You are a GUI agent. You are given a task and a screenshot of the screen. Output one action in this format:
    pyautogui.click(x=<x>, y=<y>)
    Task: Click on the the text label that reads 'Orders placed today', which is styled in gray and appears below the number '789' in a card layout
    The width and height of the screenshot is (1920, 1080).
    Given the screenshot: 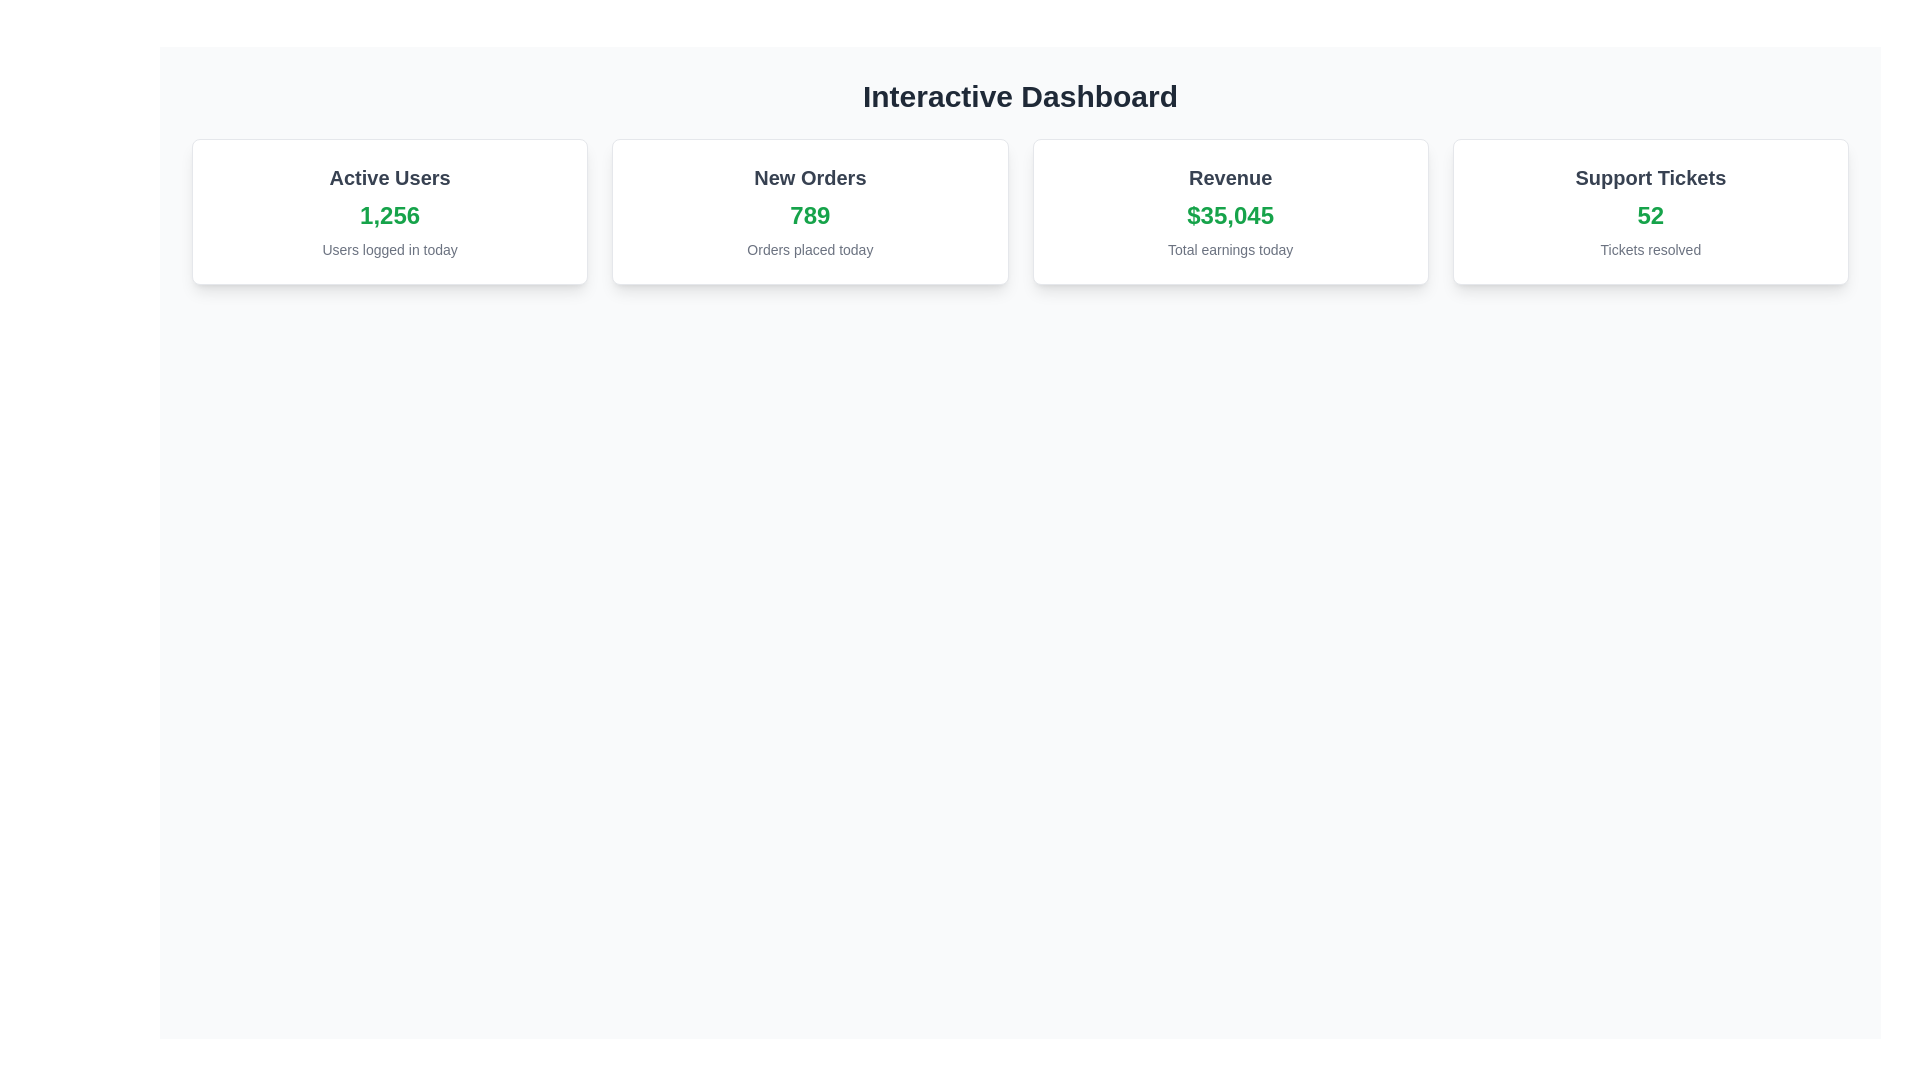 What is the action you would take?
    pyautogui.click(x=810, y=249)
    